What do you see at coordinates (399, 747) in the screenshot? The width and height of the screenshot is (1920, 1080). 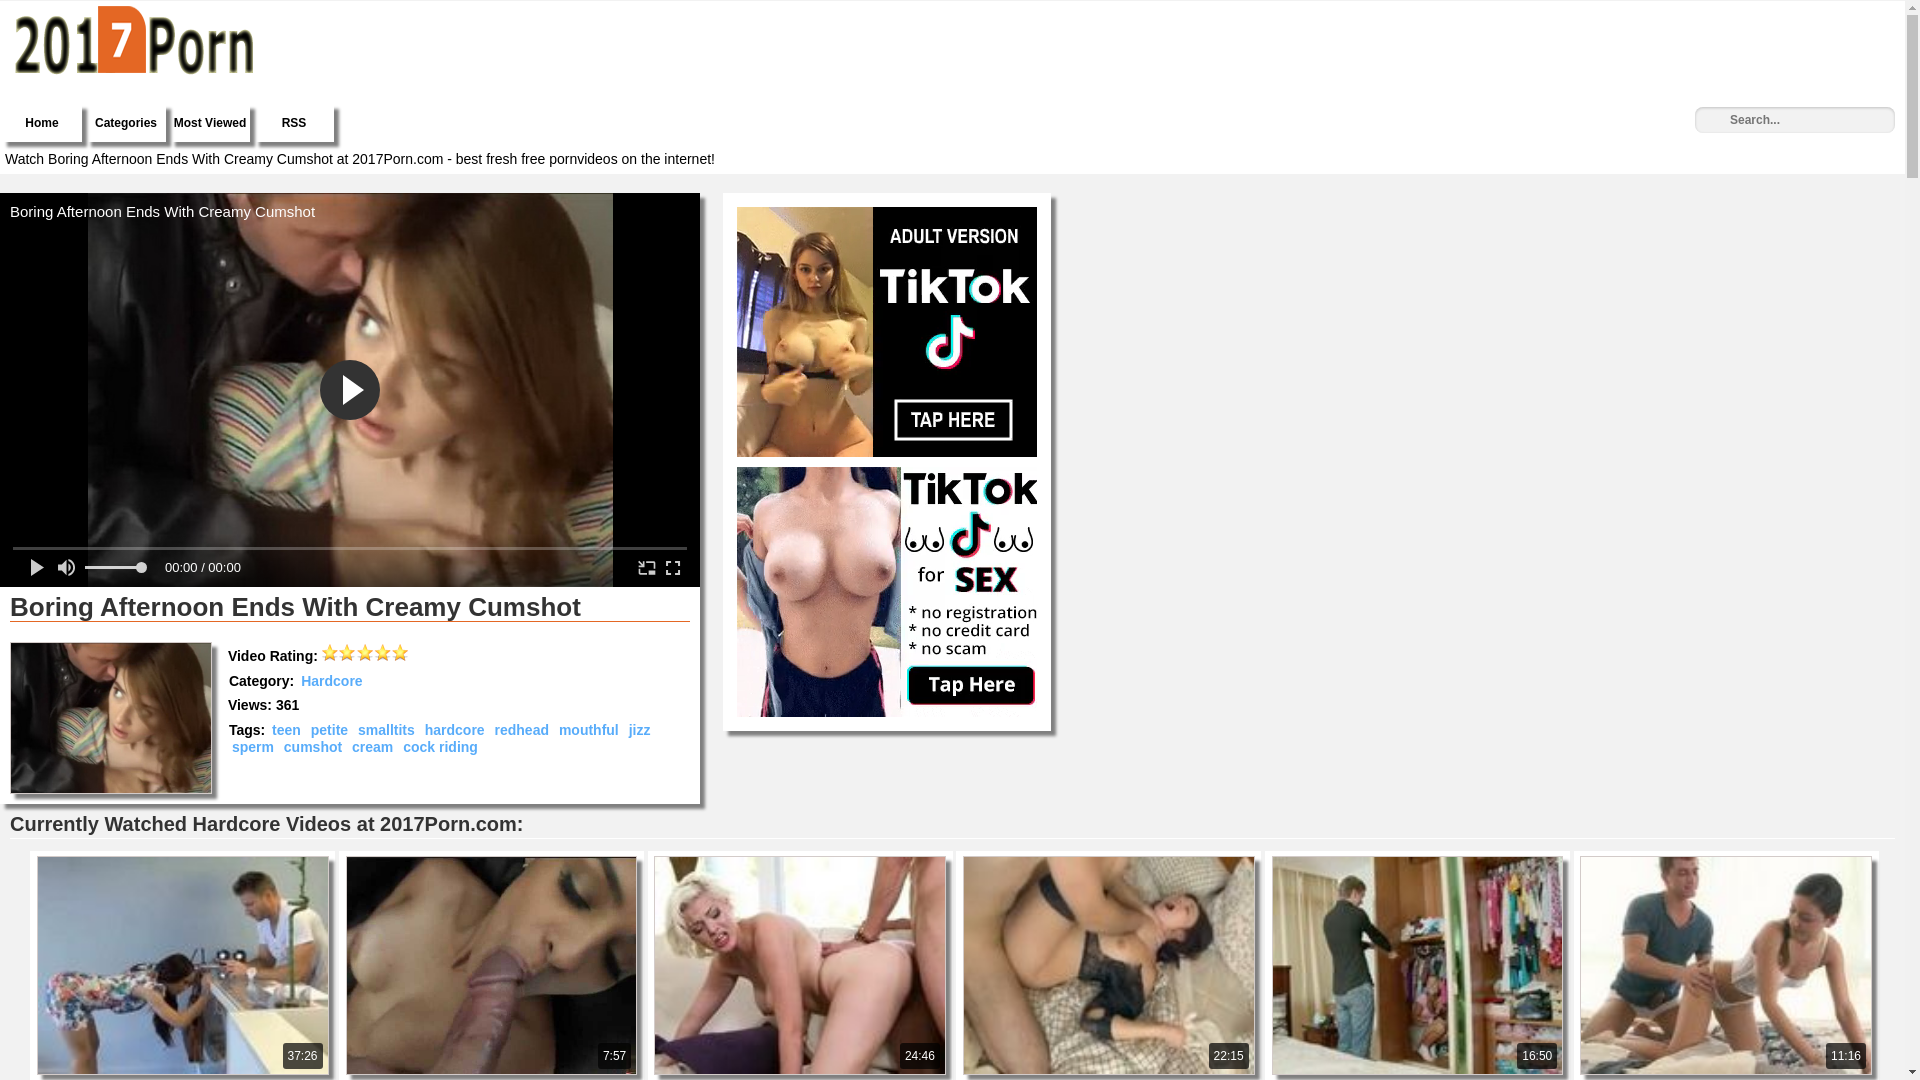 I see `'cock riding'` at bounding box center [399, 747].